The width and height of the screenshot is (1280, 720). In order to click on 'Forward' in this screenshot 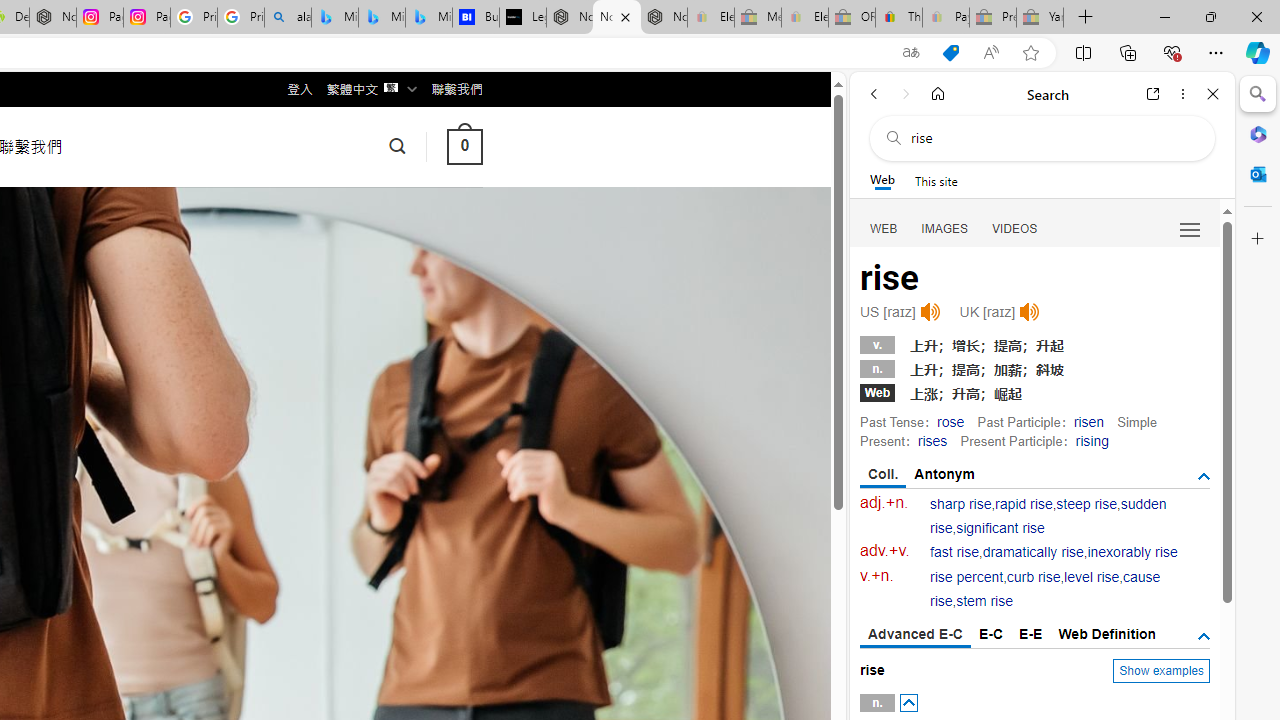, I will do `click(905, 93)`.